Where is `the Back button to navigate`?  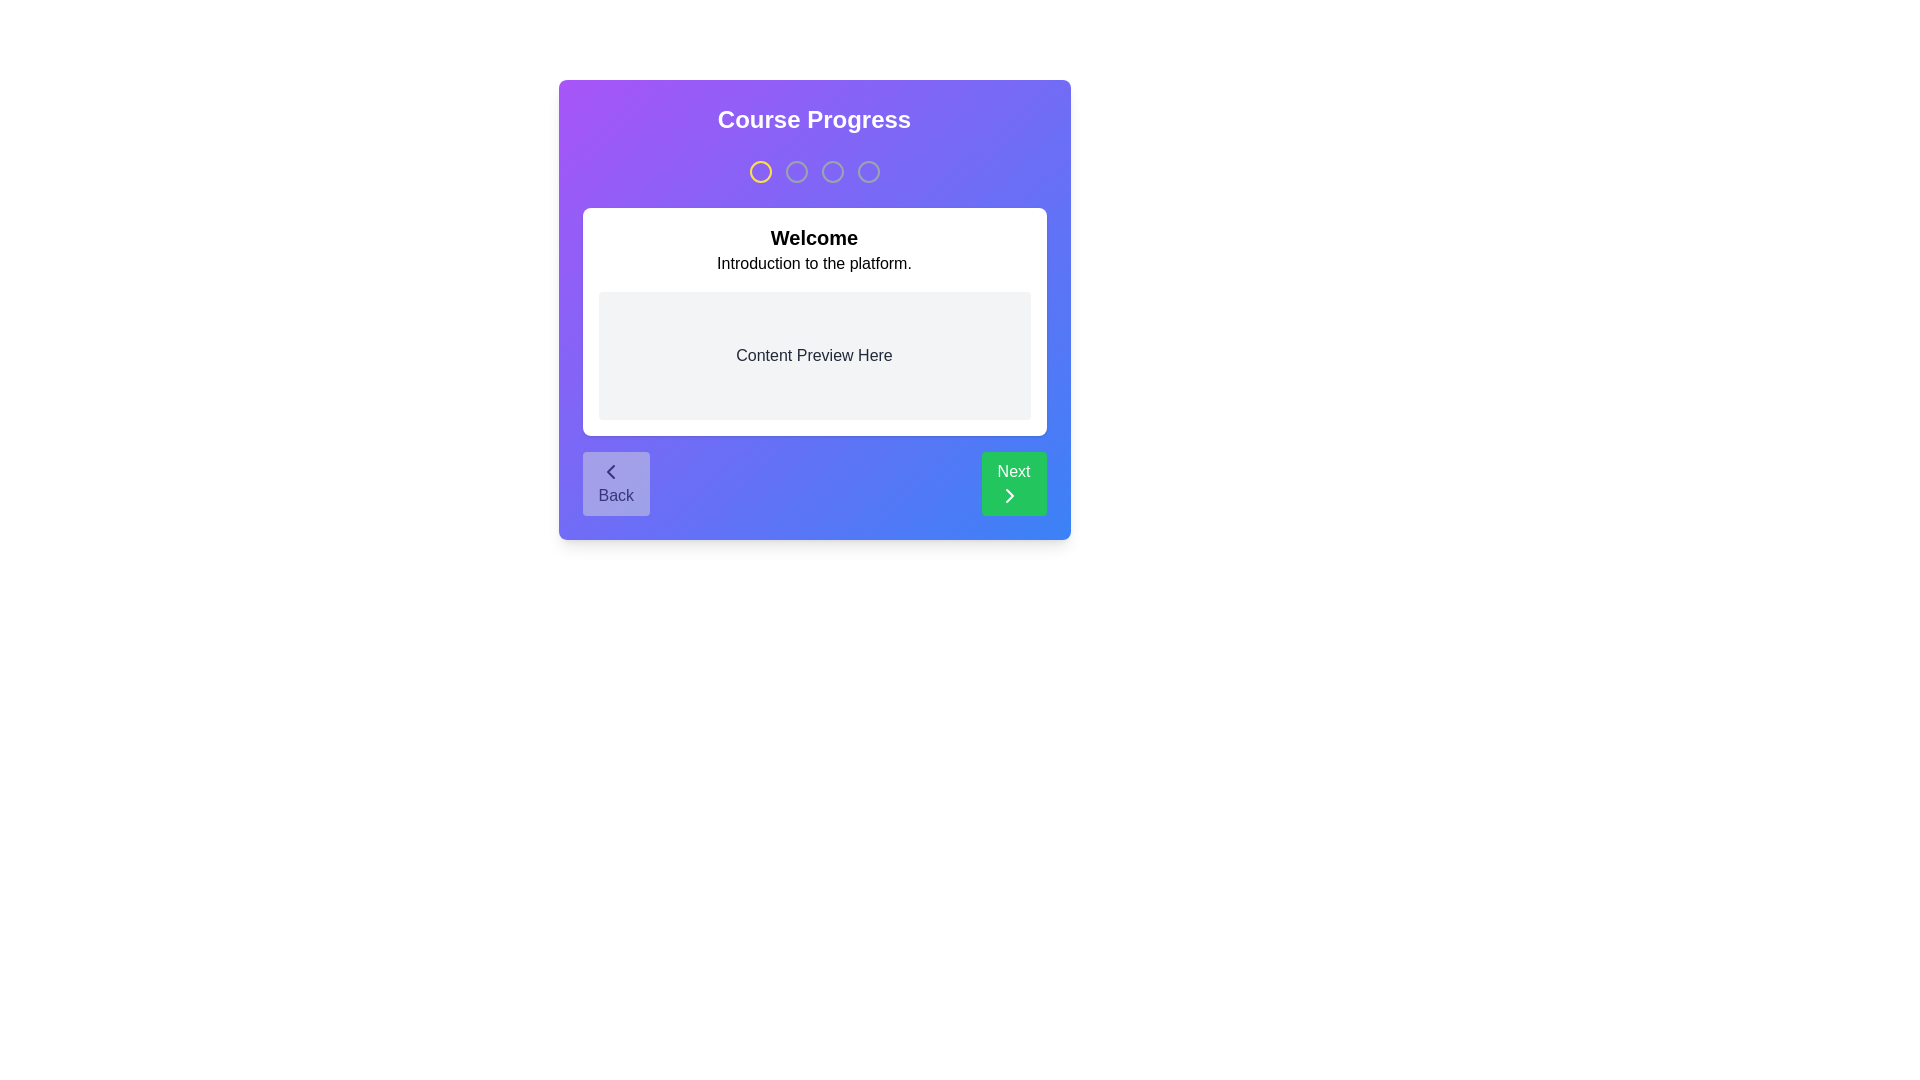
the Back button to navigate is located at coordinates (615, 483).